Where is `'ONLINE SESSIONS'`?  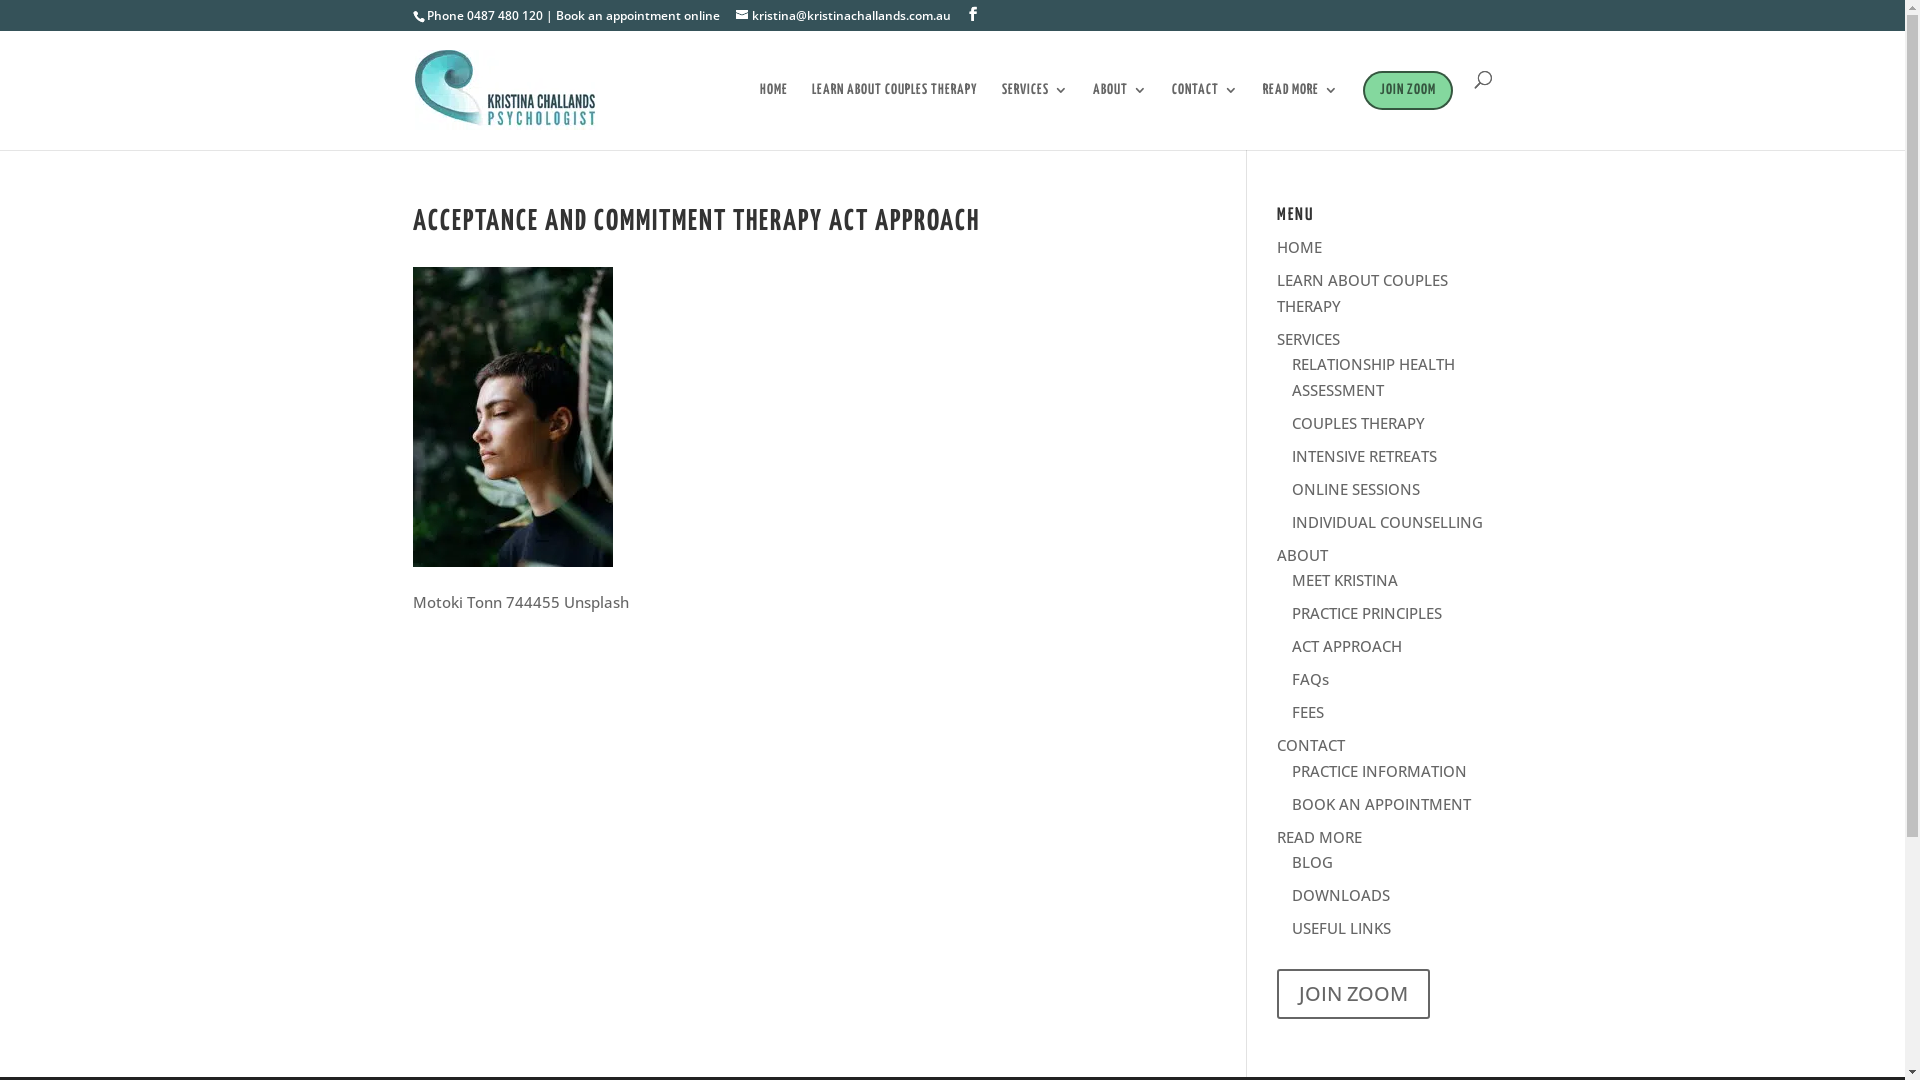
'ONLINE SESSIONS' is located at coordinates (1356, 488).